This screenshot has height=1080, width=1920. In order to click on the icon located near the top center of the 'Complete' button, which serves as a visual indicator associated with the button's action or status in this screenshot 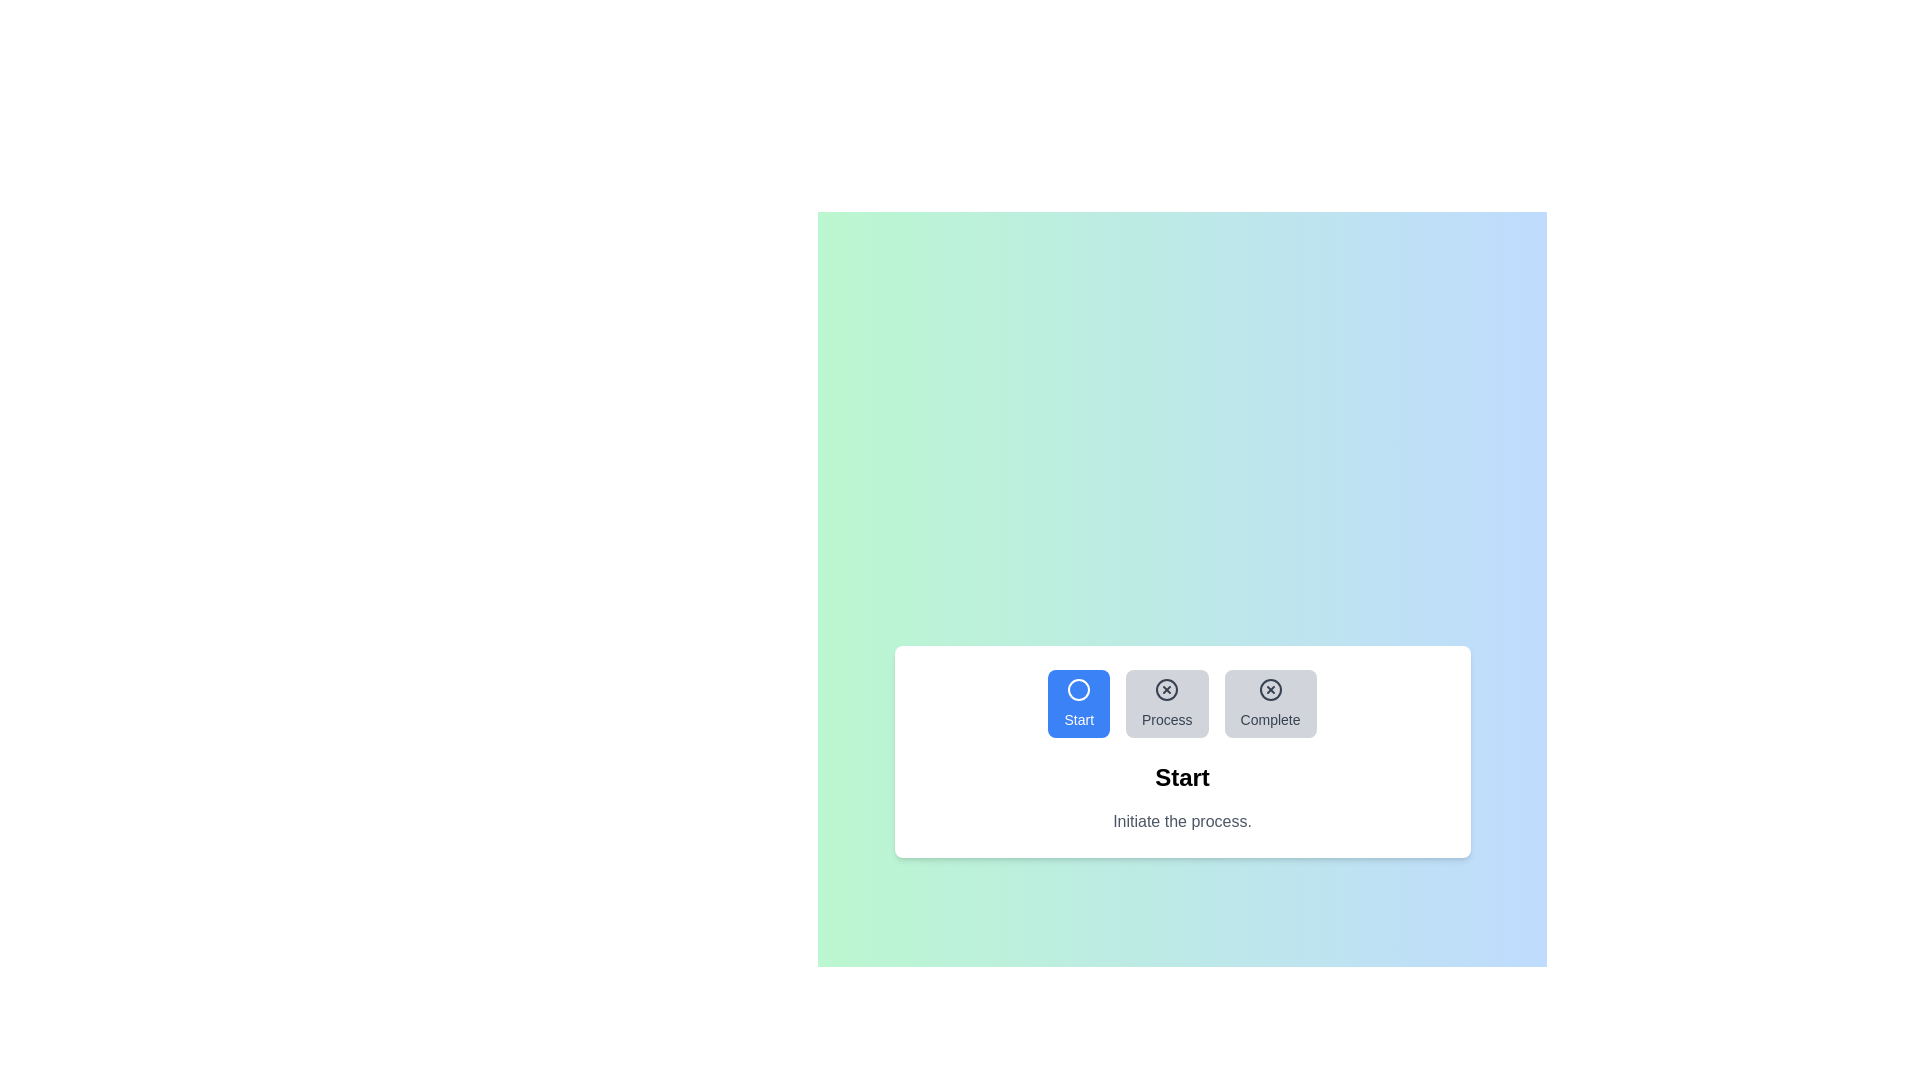, I will do `click(1269, 689)`.